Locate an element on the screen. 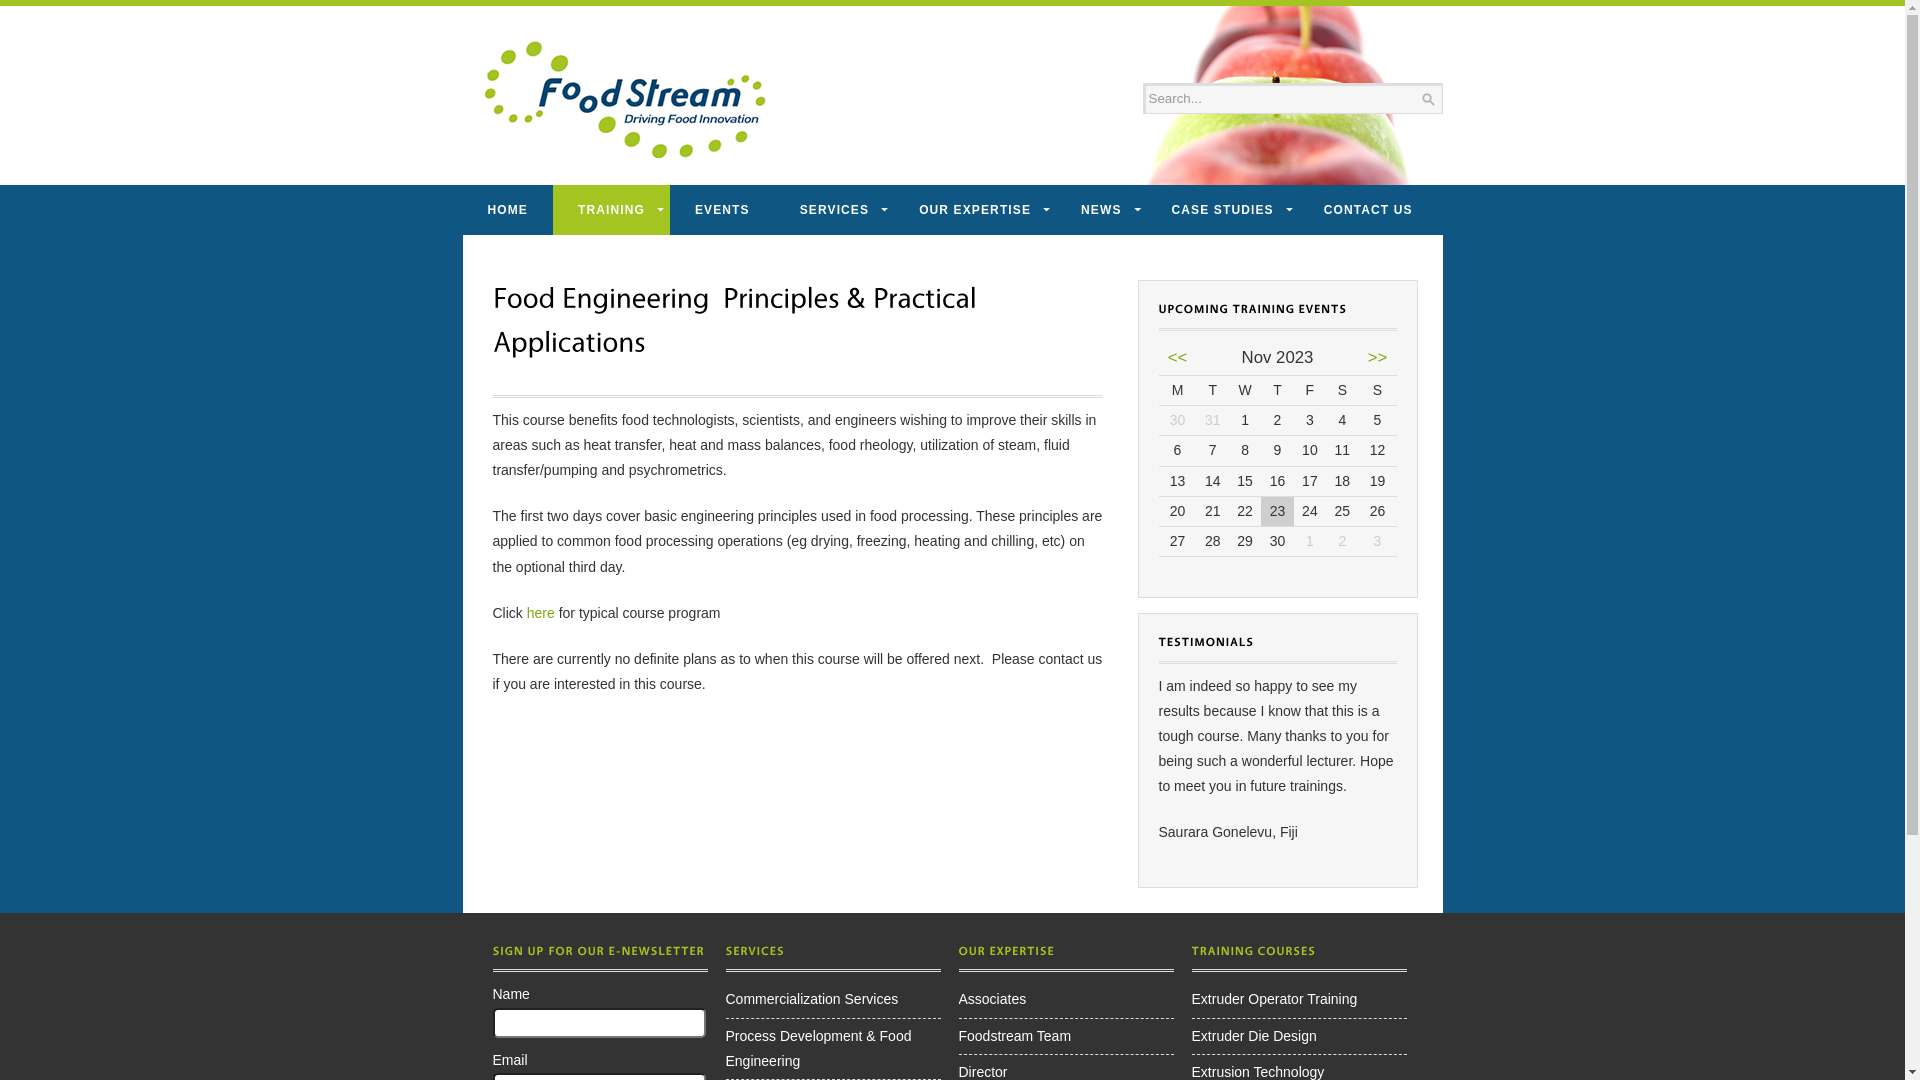 This screenshot has height=1080, width=1920. 'NEWS' is located at coordinates (1099, 209).